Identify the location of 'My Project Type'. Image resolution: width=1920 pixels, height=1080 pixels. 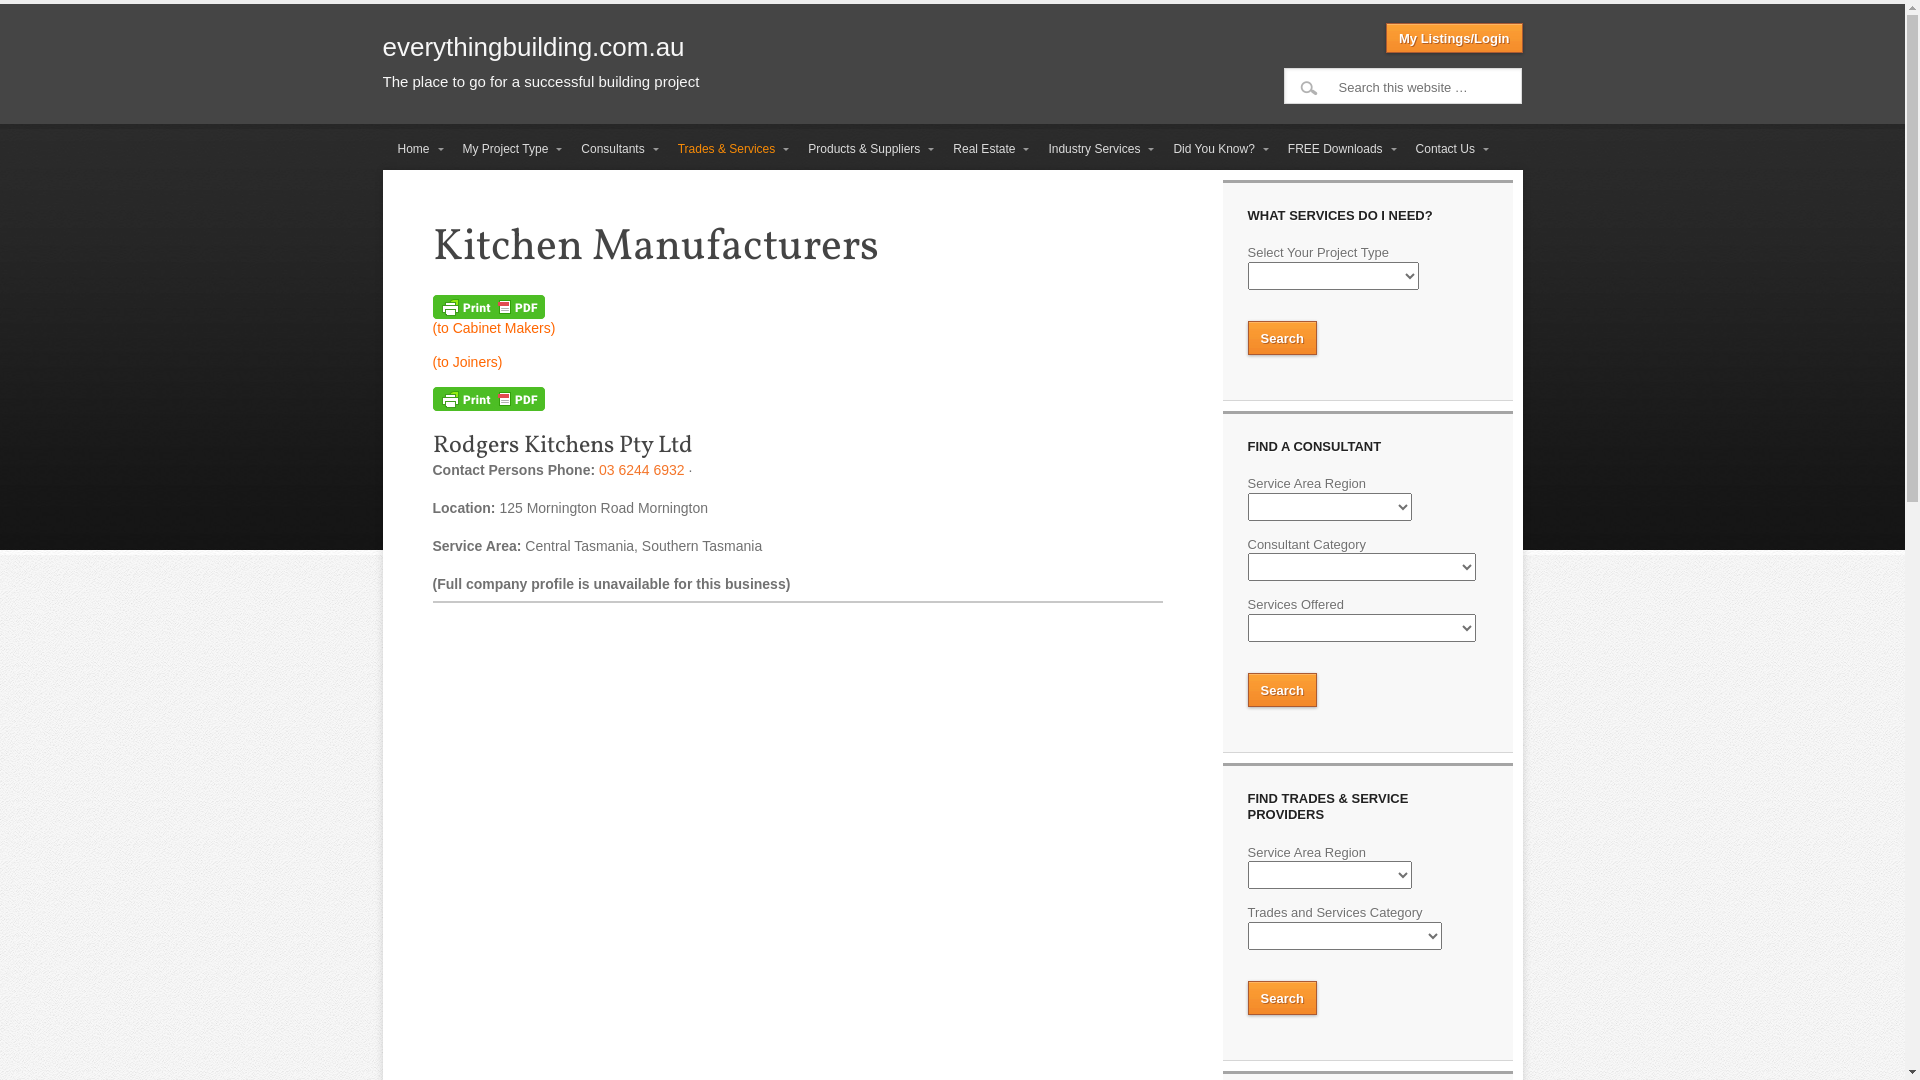
(507, 148).